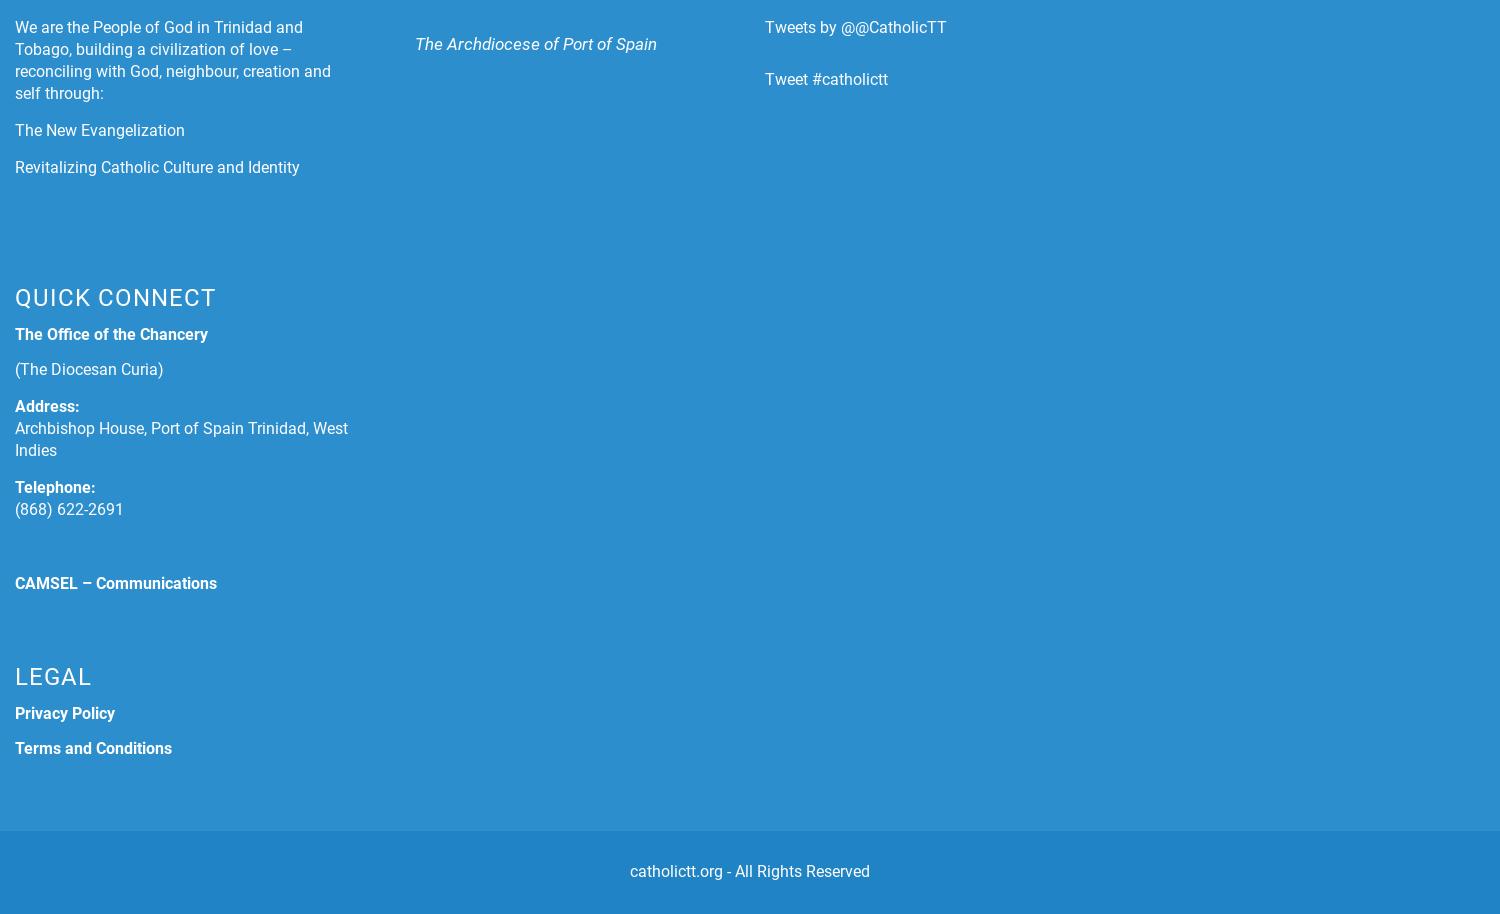 The image size is (1500, 914). What do you see at coordinates (68, 508) in the screenshot?
I see `'(868) 622-2691'` at bounding box center [68, 508].